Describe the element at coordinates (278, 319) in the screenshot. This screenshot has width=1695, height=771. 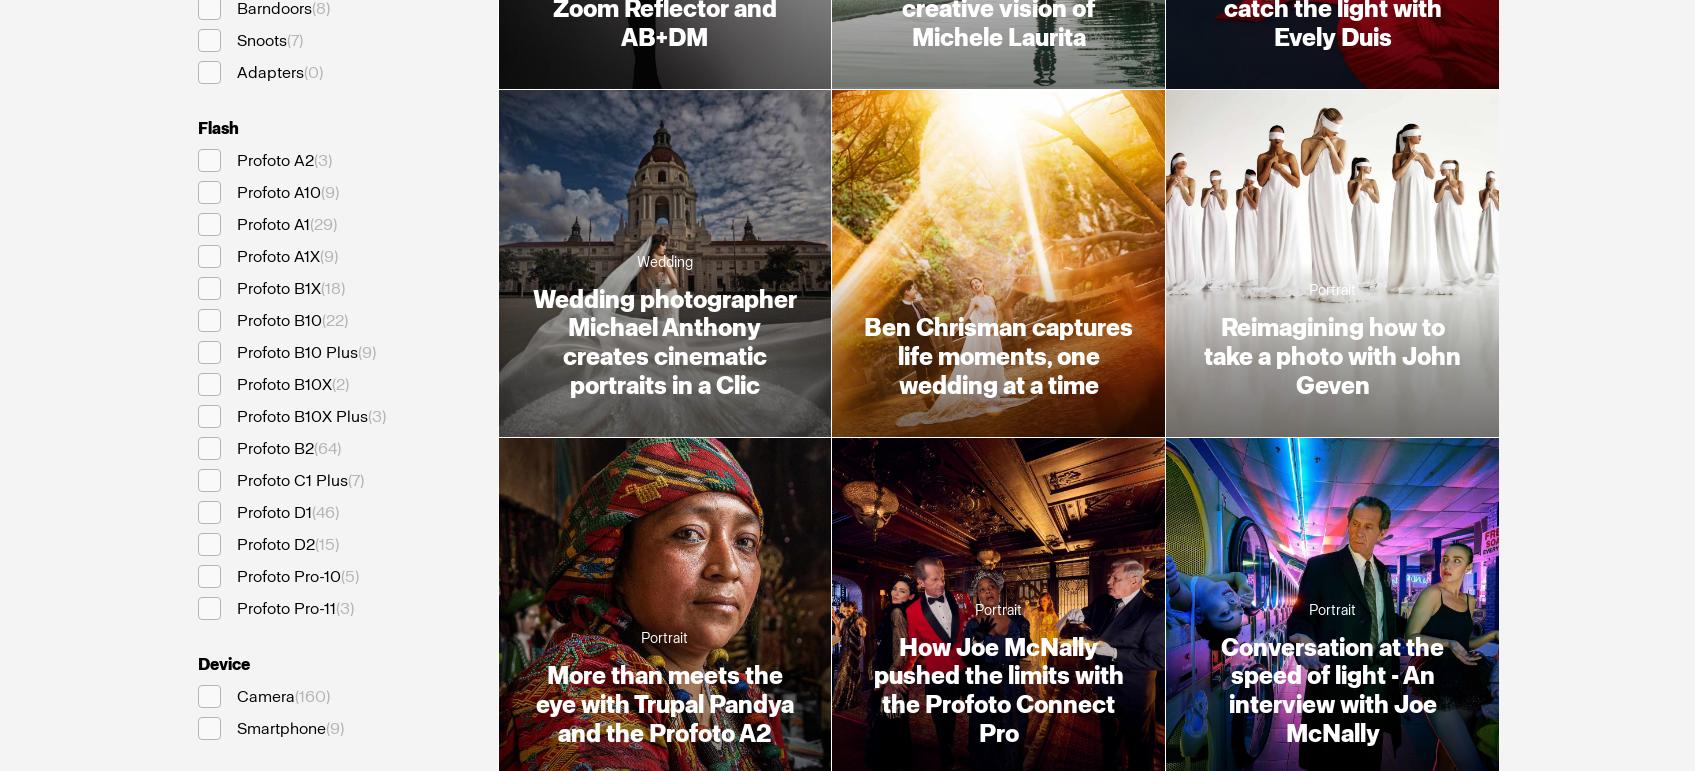
I see `'Profoto B10'` at that location.